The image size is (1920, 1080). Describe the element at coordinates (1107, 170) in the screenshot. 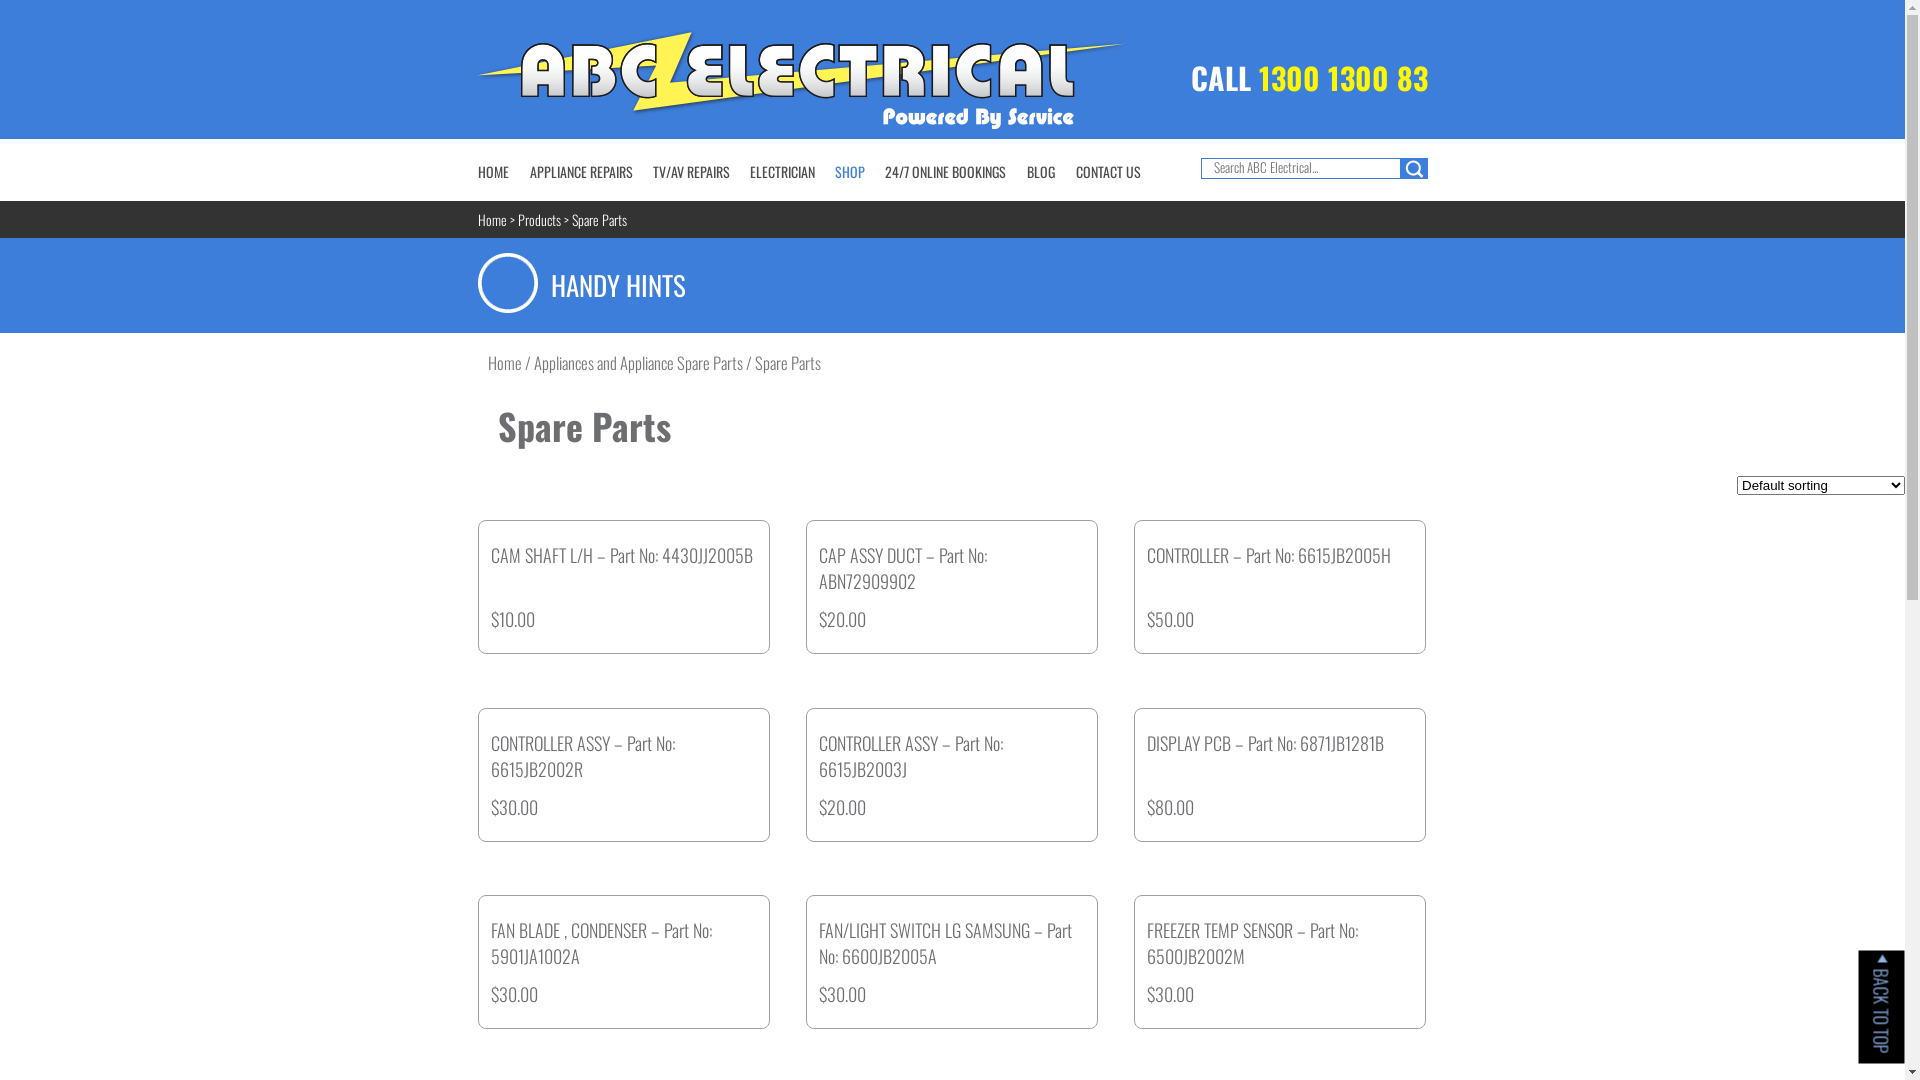

I see `'CONTACT US'` at that location.